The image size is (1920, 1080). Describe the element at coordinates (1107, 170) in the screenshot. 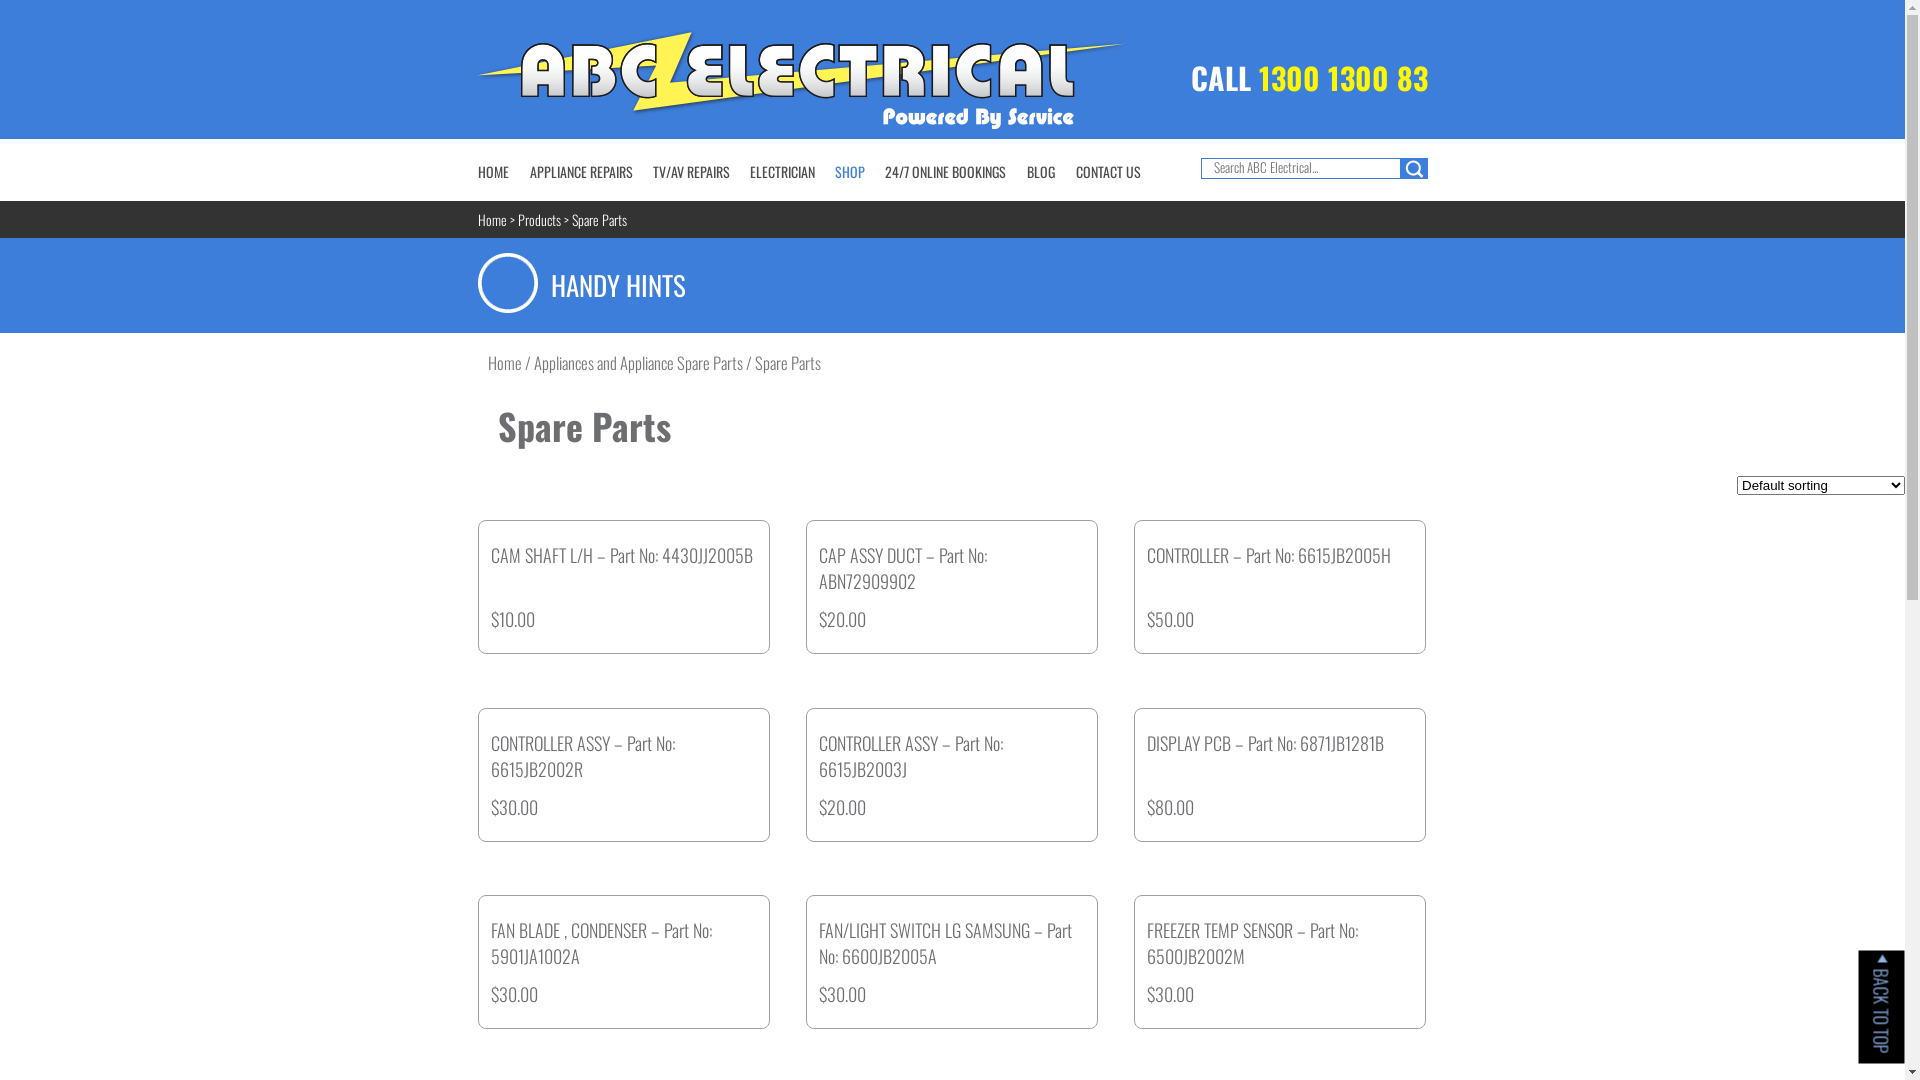

I see `'CONTACT US'` at that location.